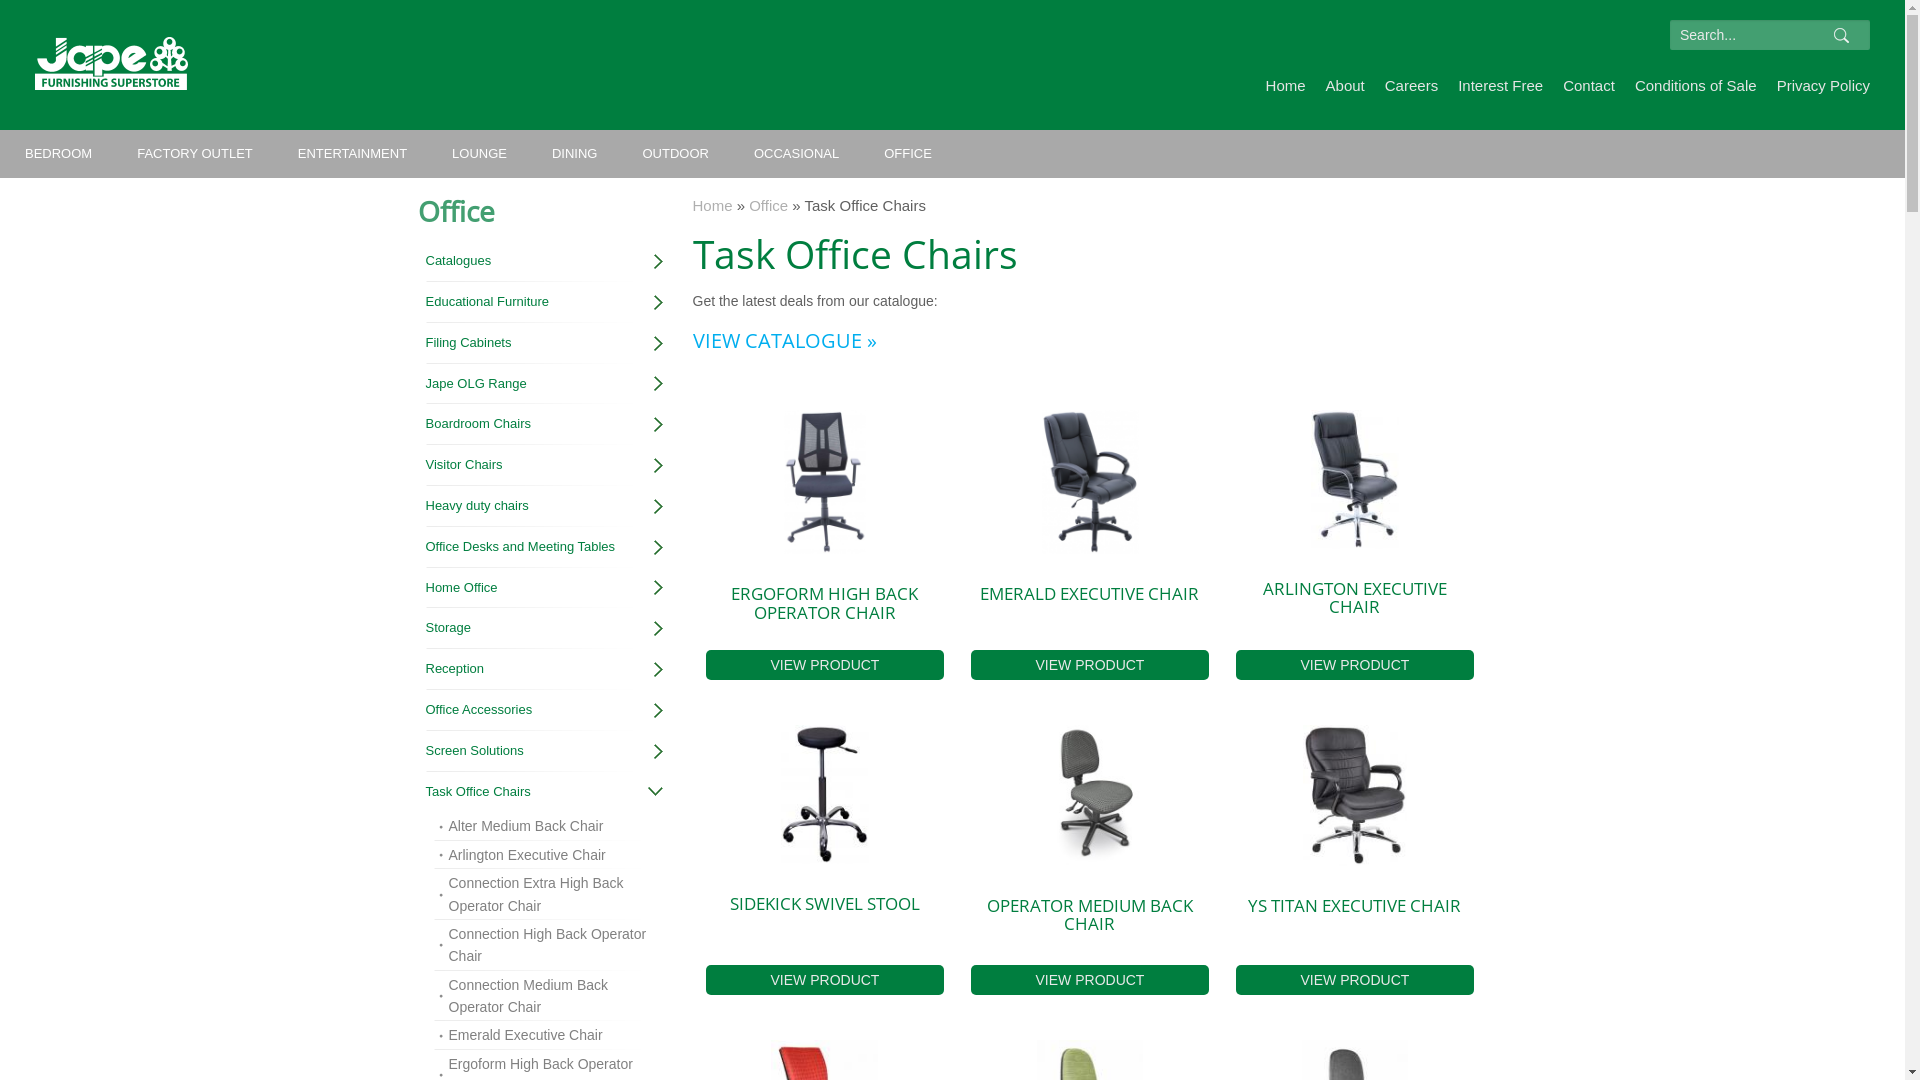 The width and height of the screenshot is (1920, 1080). I want to click on 'Home Office', so click(544, 587).